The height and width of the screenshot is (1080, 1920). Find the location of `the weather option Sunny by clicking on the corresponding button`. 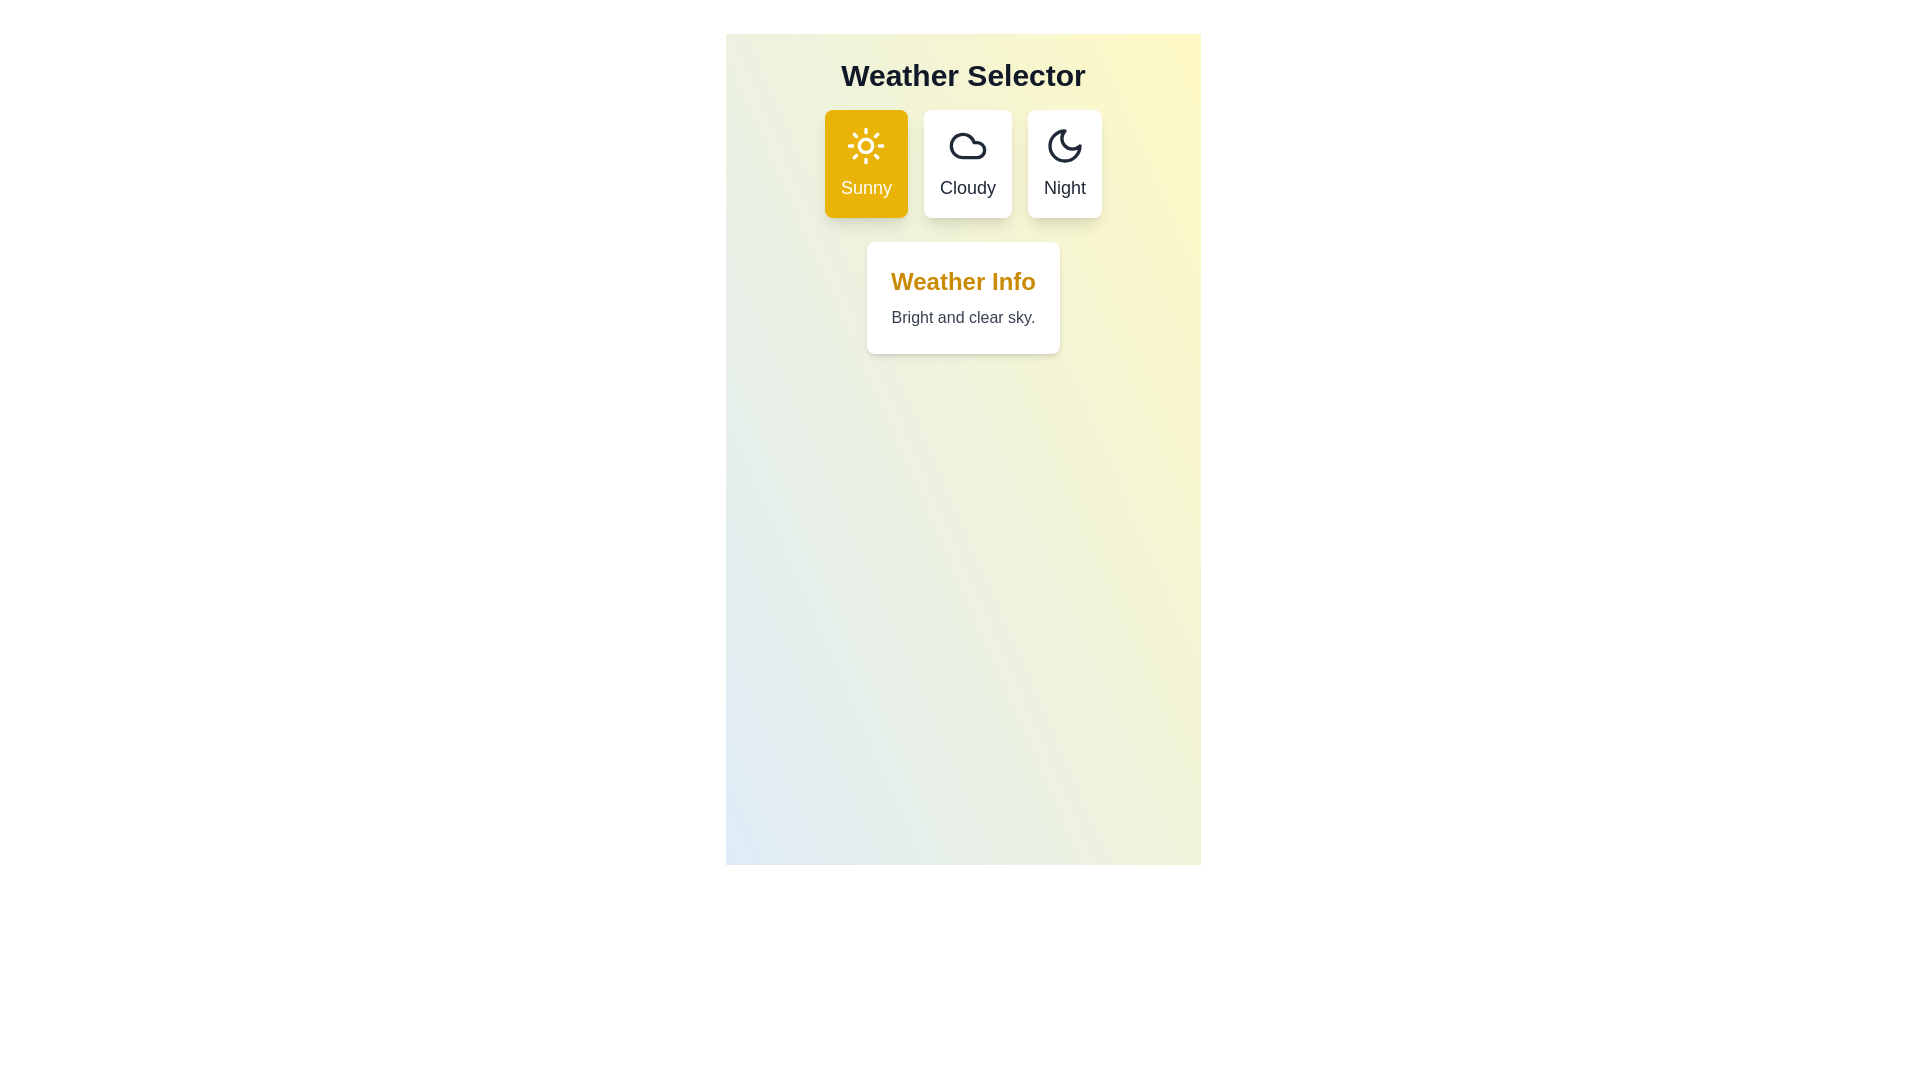

the weather option Sunny by clicking on the corresponding button is located at coordinates (865, 163).